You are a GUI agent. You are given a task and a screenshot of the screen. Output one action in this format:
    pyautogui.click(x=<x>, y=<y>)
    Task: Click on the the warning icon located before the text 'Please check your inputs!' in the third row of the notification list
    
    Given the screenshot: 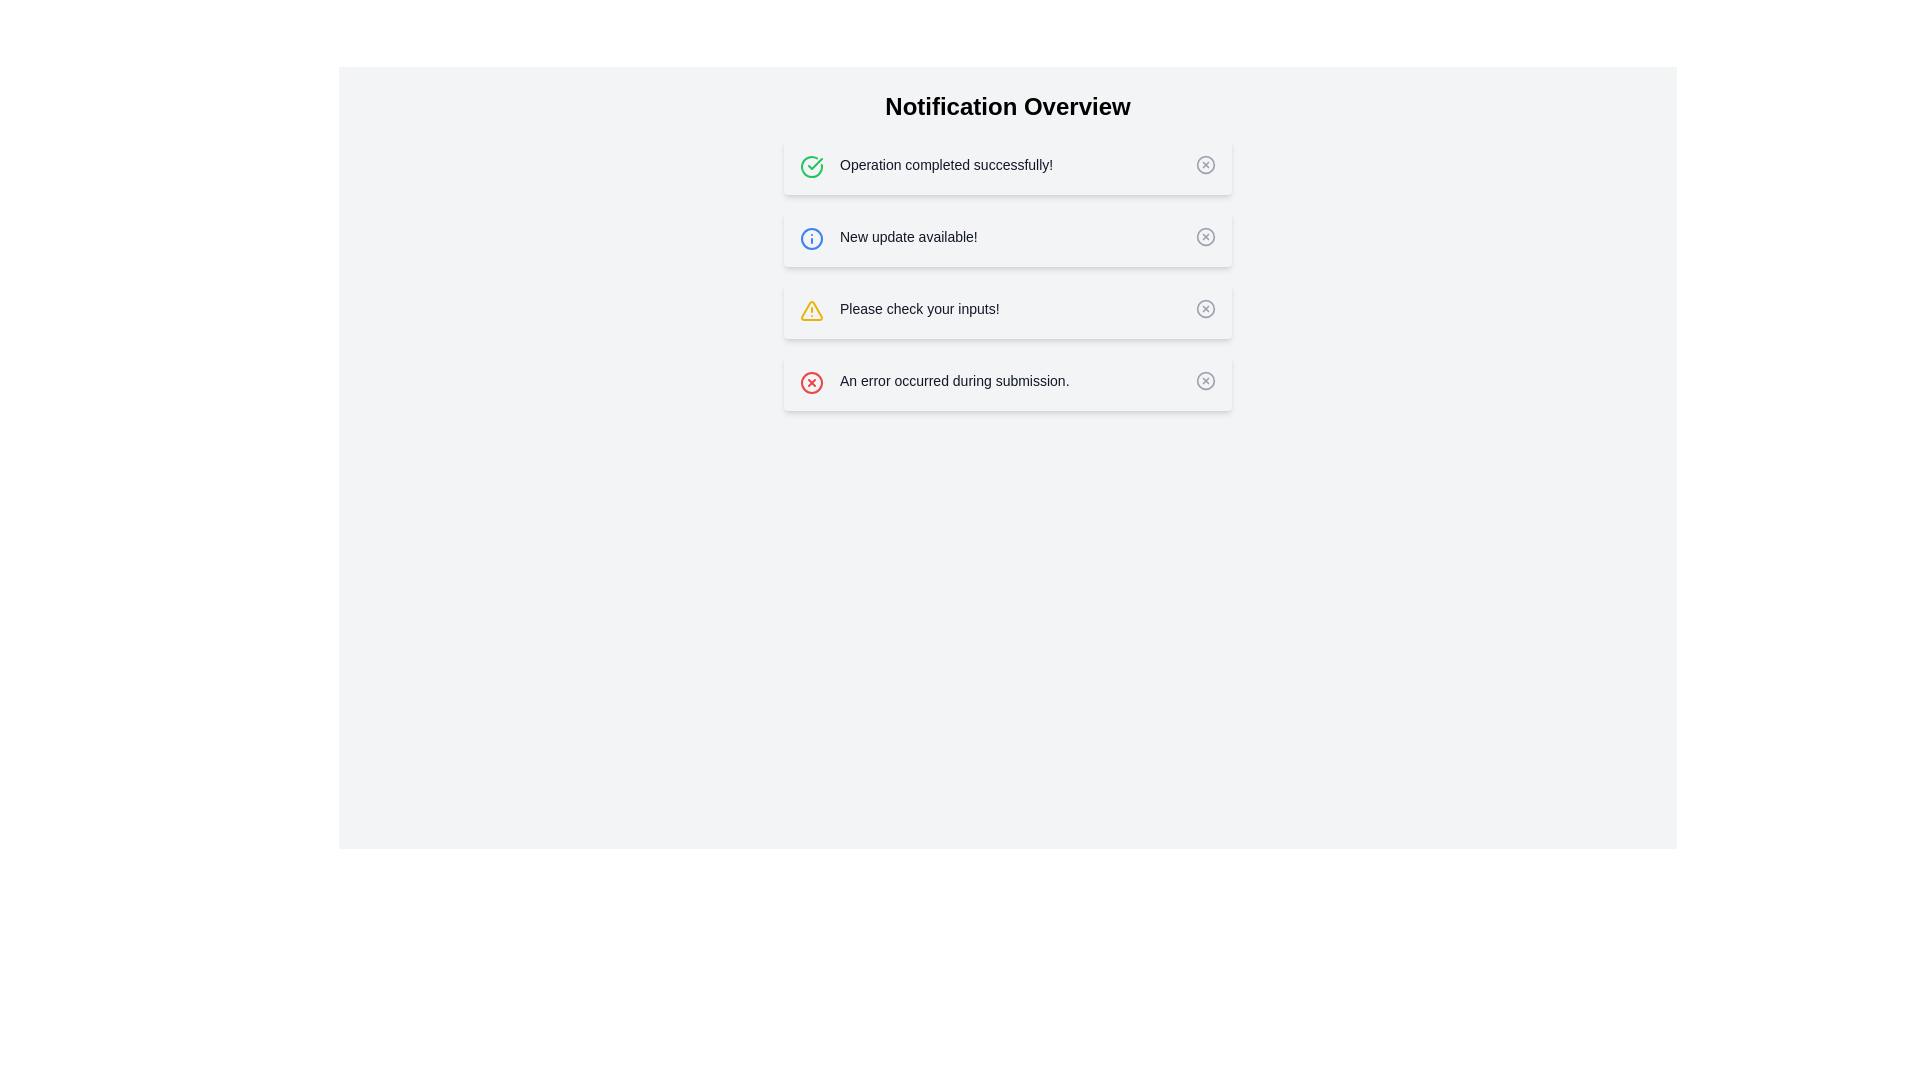 What is the action you would take?
    pyautogui.click(x=811, y=311)
    